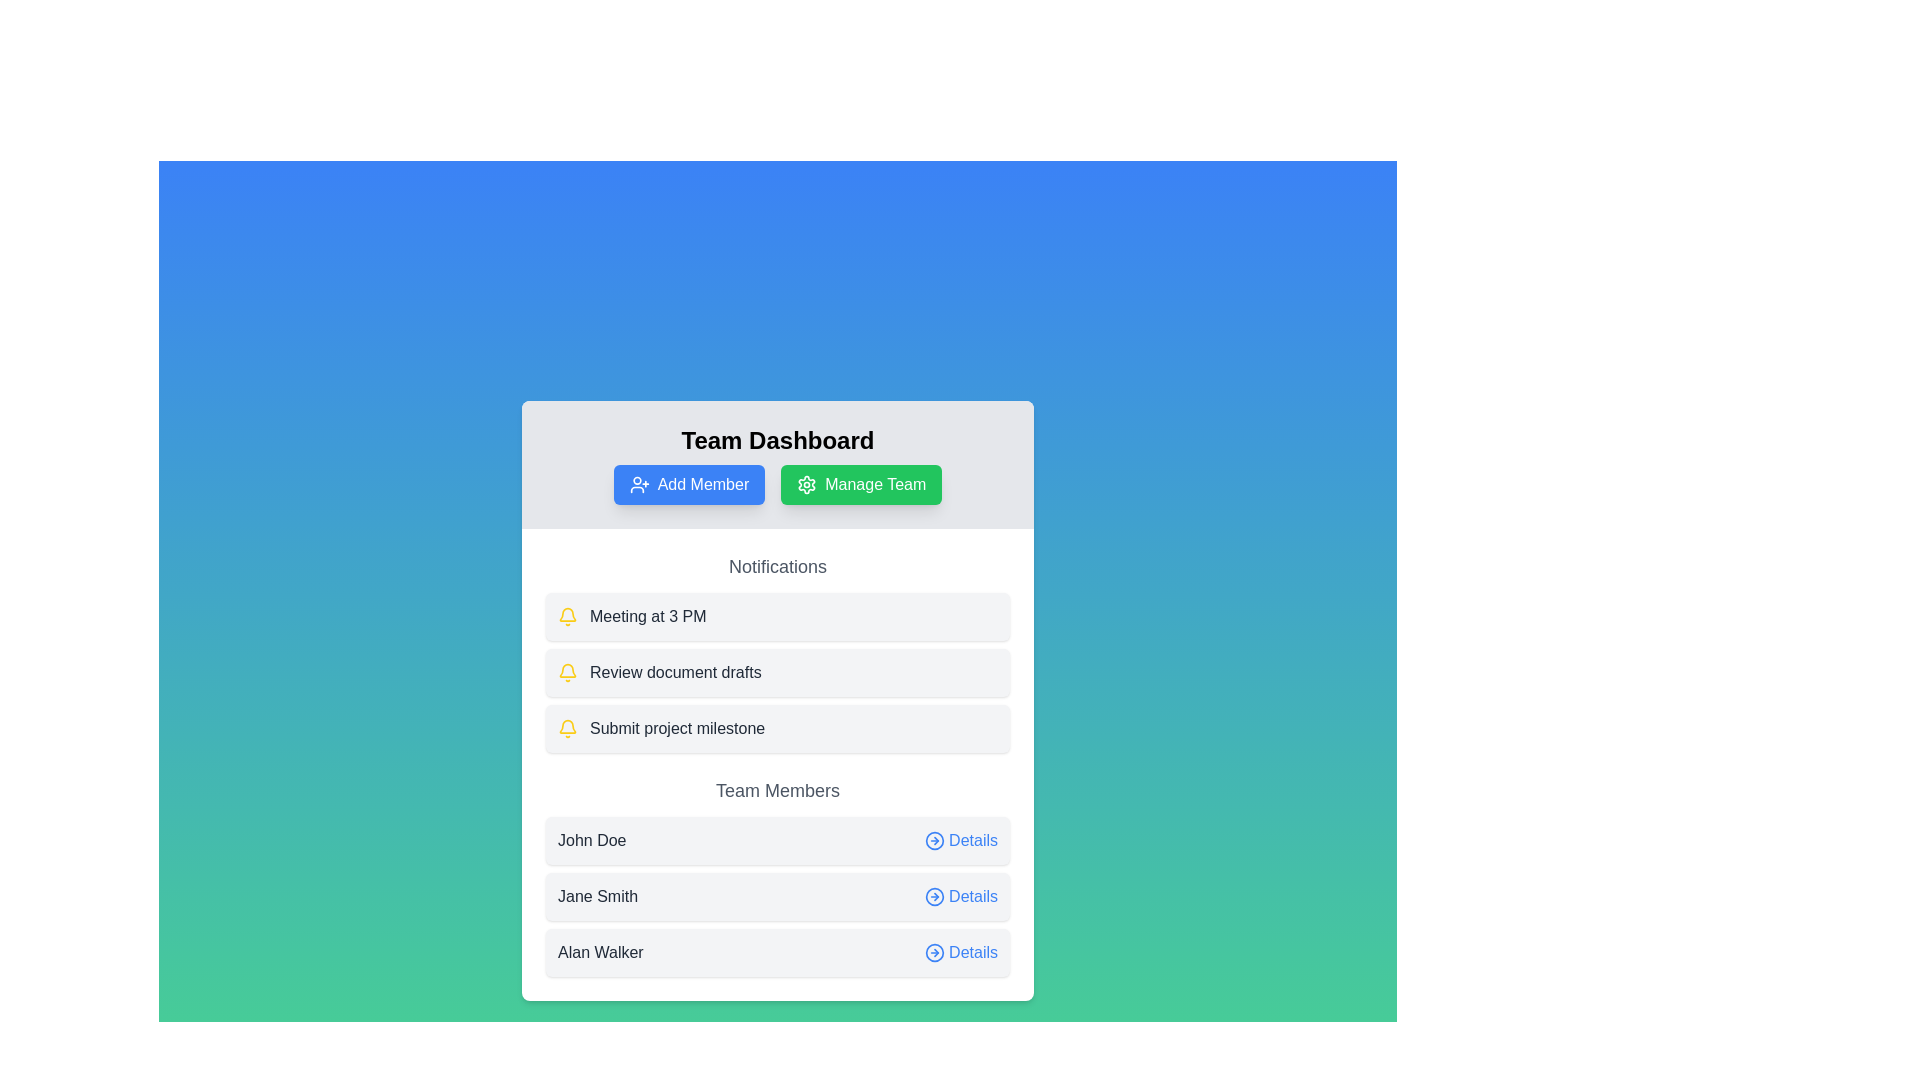  I want to click on the 'Details' button located, so click(961, 840).